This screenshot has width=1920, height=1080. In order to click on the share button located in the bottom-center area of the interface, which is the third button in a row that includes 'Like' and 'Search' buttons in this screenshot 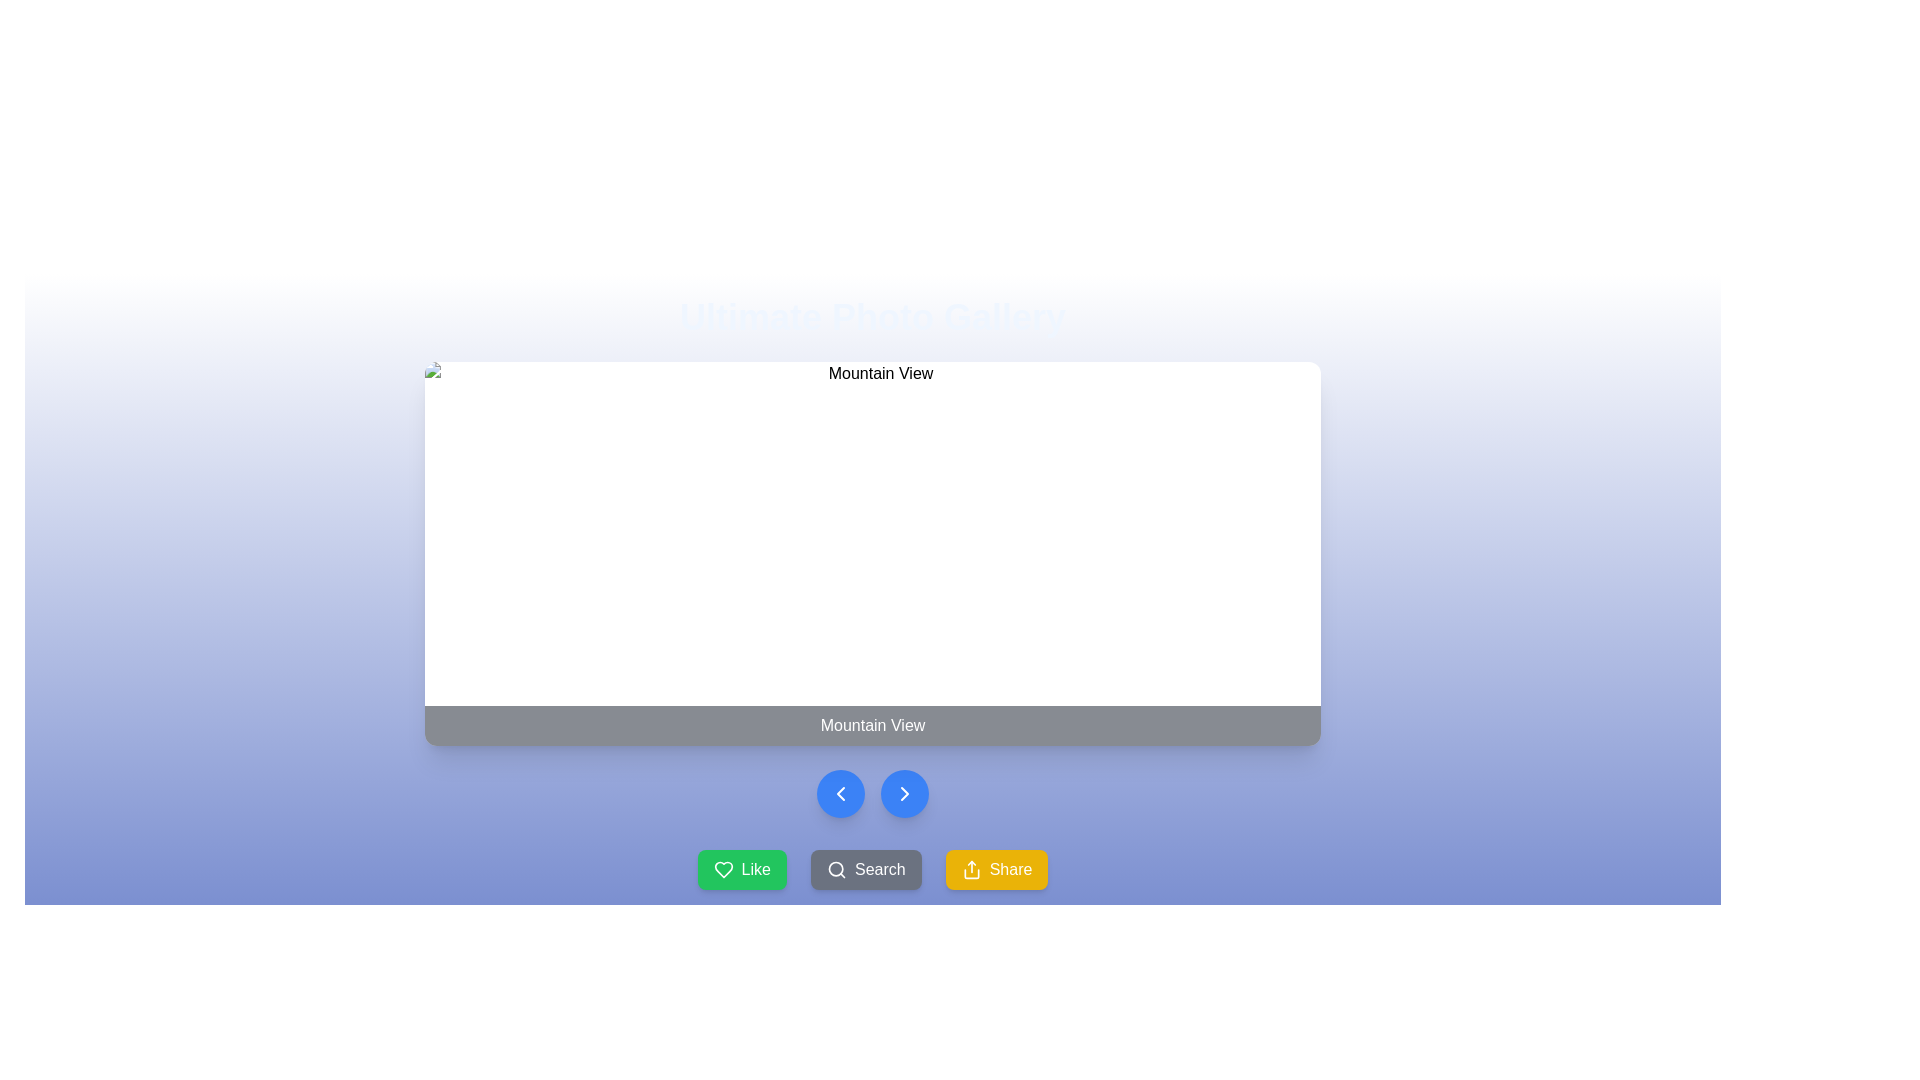, I will do `click(997, 869)`.